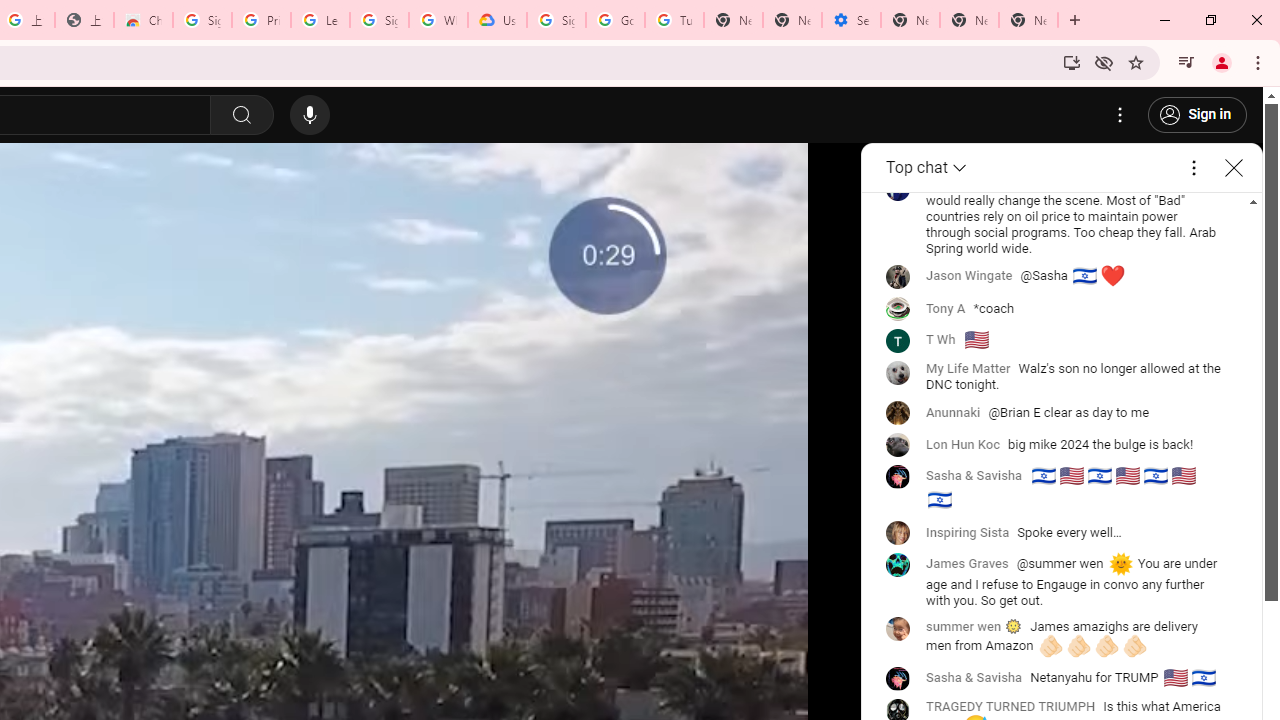  Describe the element at coordinates (674, 20) in the screenshot. I see `'Turn cookies on or off - Computer - Google Account Help'` at that location.